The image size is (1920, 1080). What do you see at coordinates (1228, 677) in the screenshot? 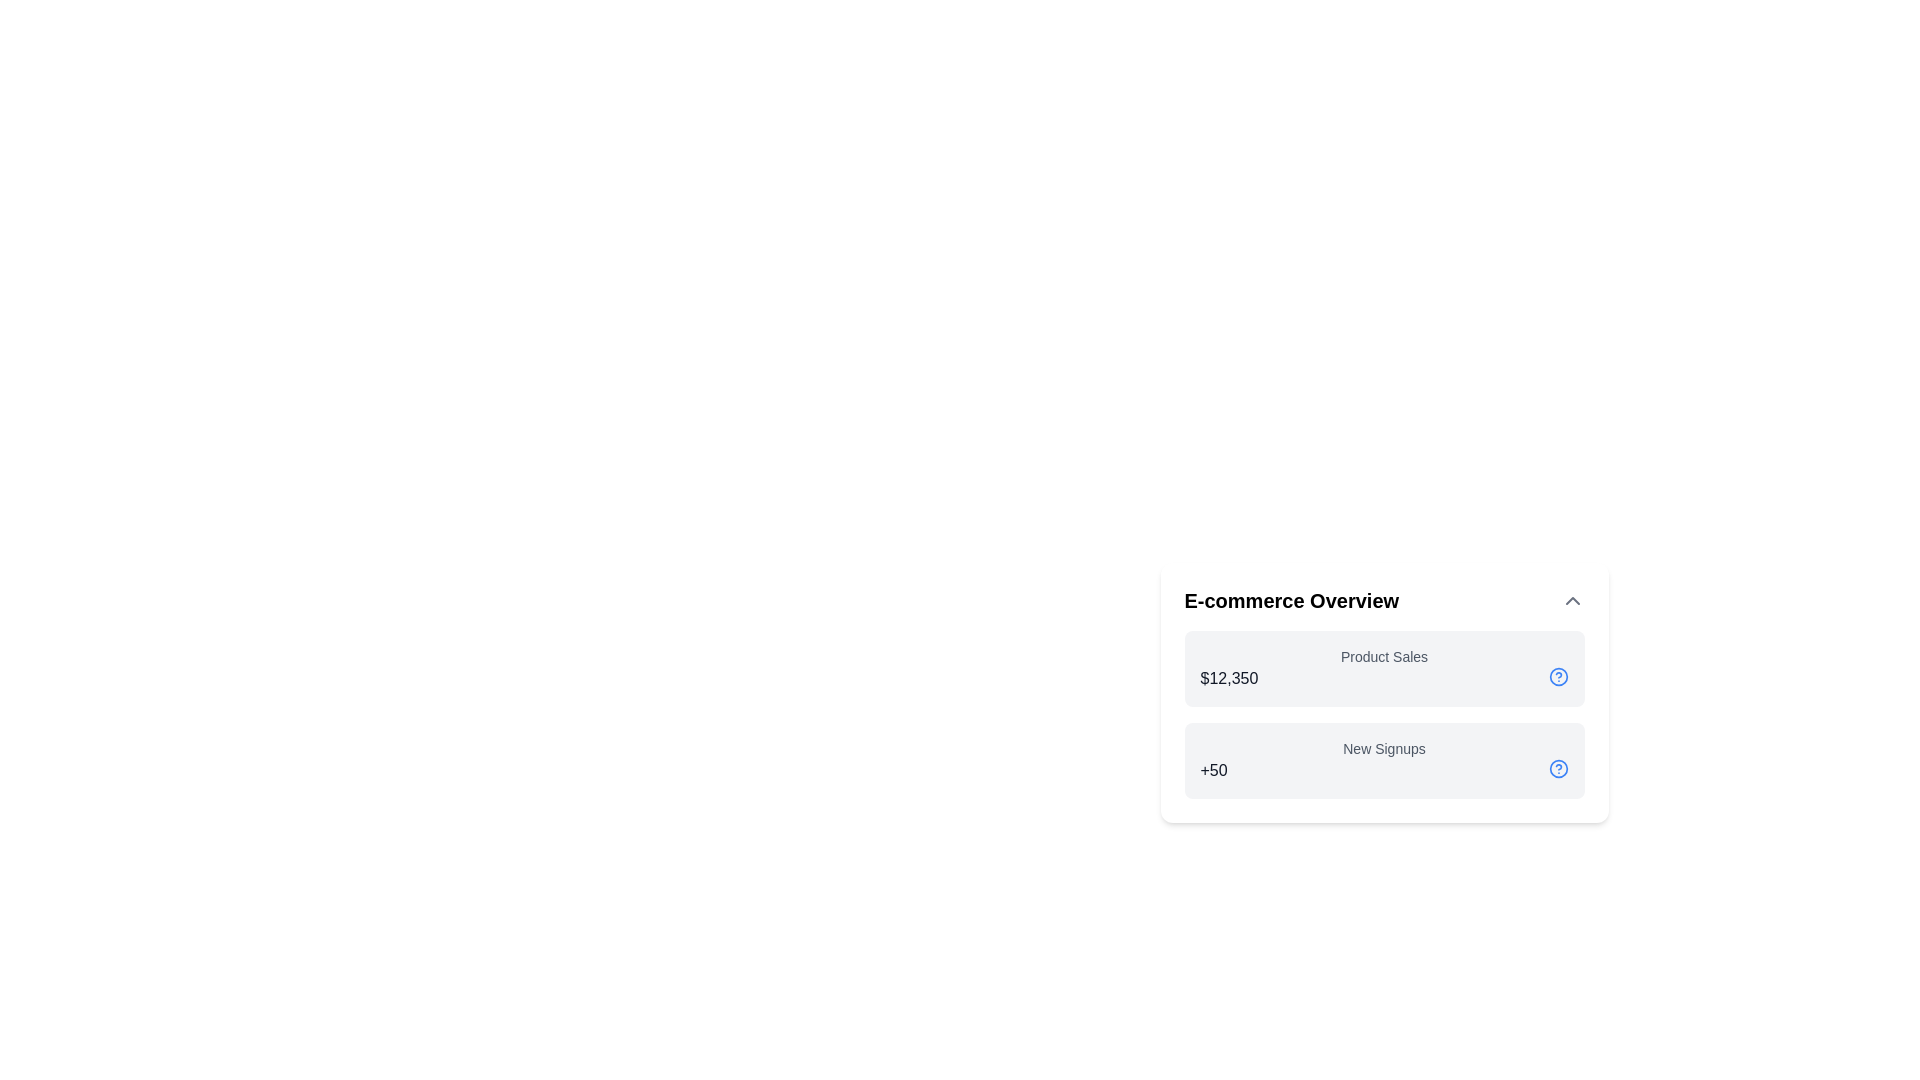
I see `numeric value displayed in the Text Display element located to the left of the 'Product Sales' label in the 'E-commerce Overview' panel` at bounding box center [1228, 677].